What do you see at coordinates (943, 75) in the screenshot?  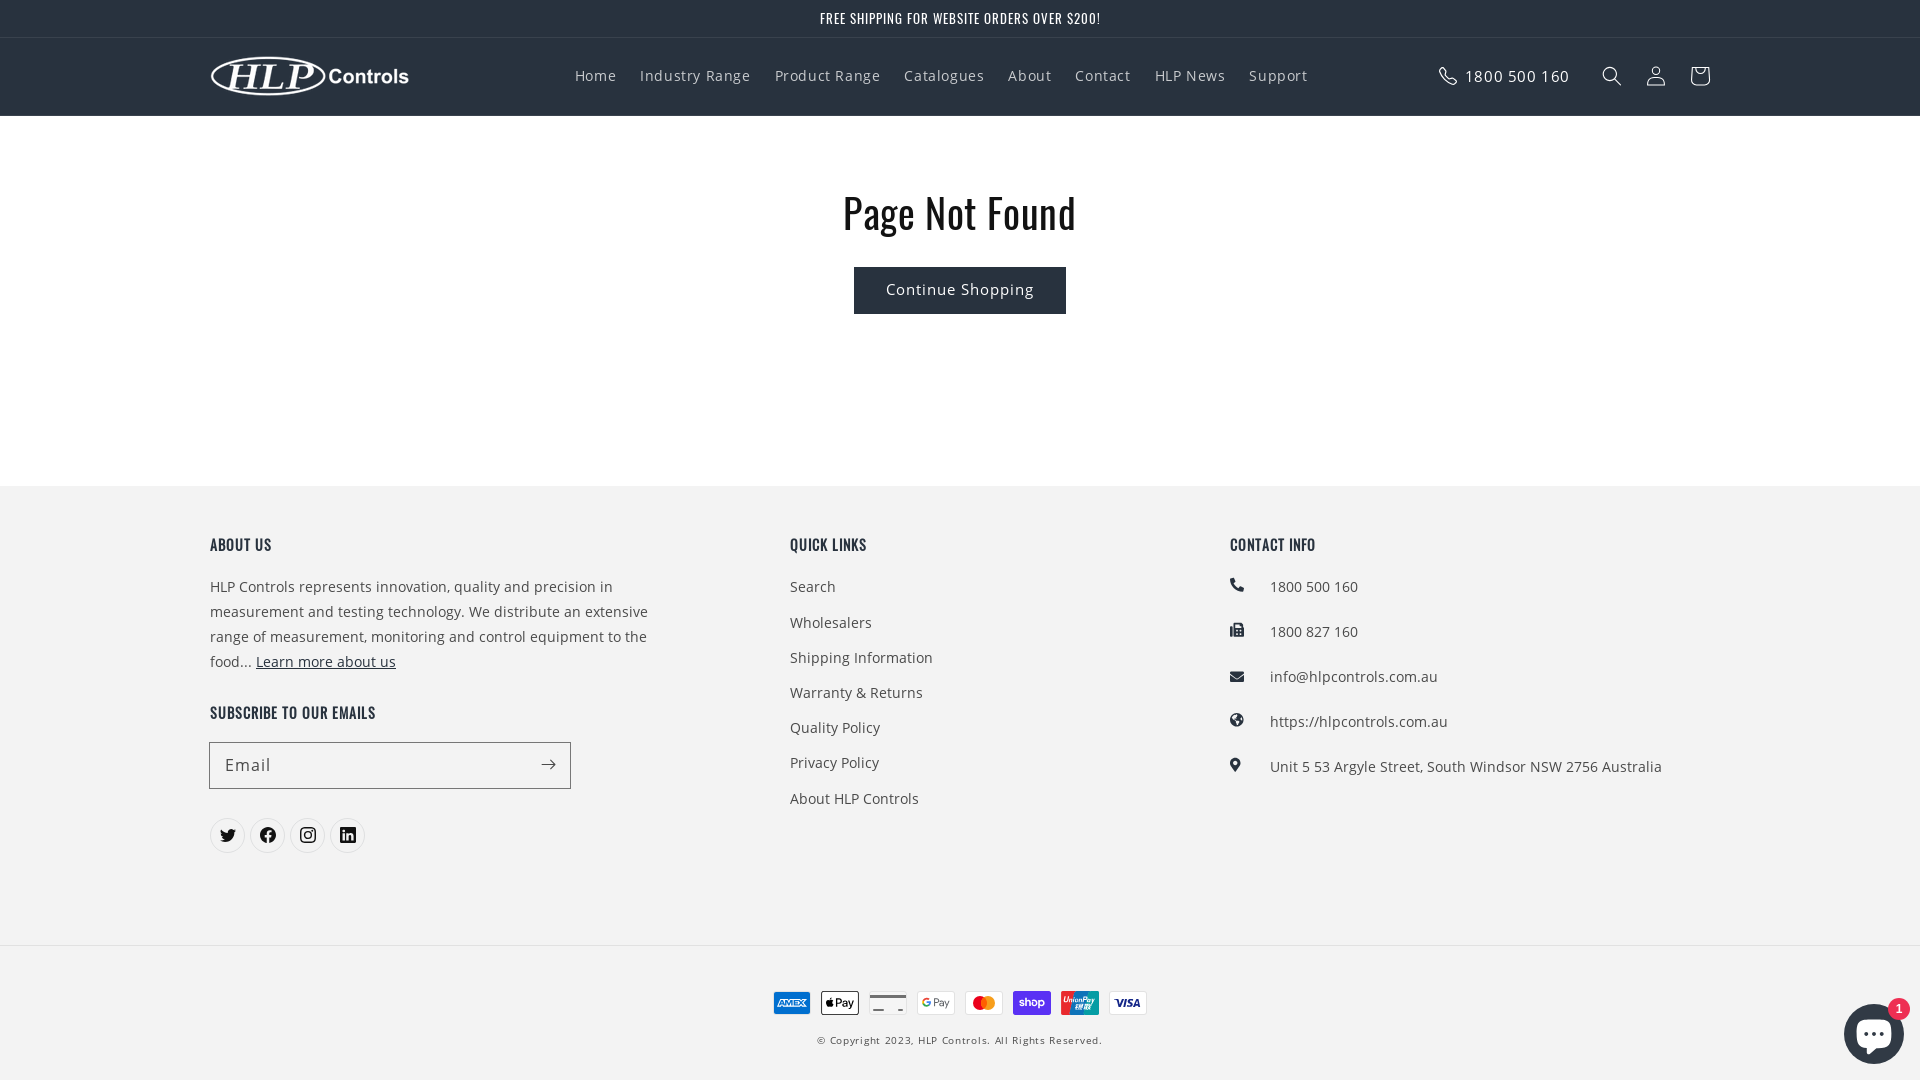 I see `'Catalogues'` at bounding box center [943, 75].